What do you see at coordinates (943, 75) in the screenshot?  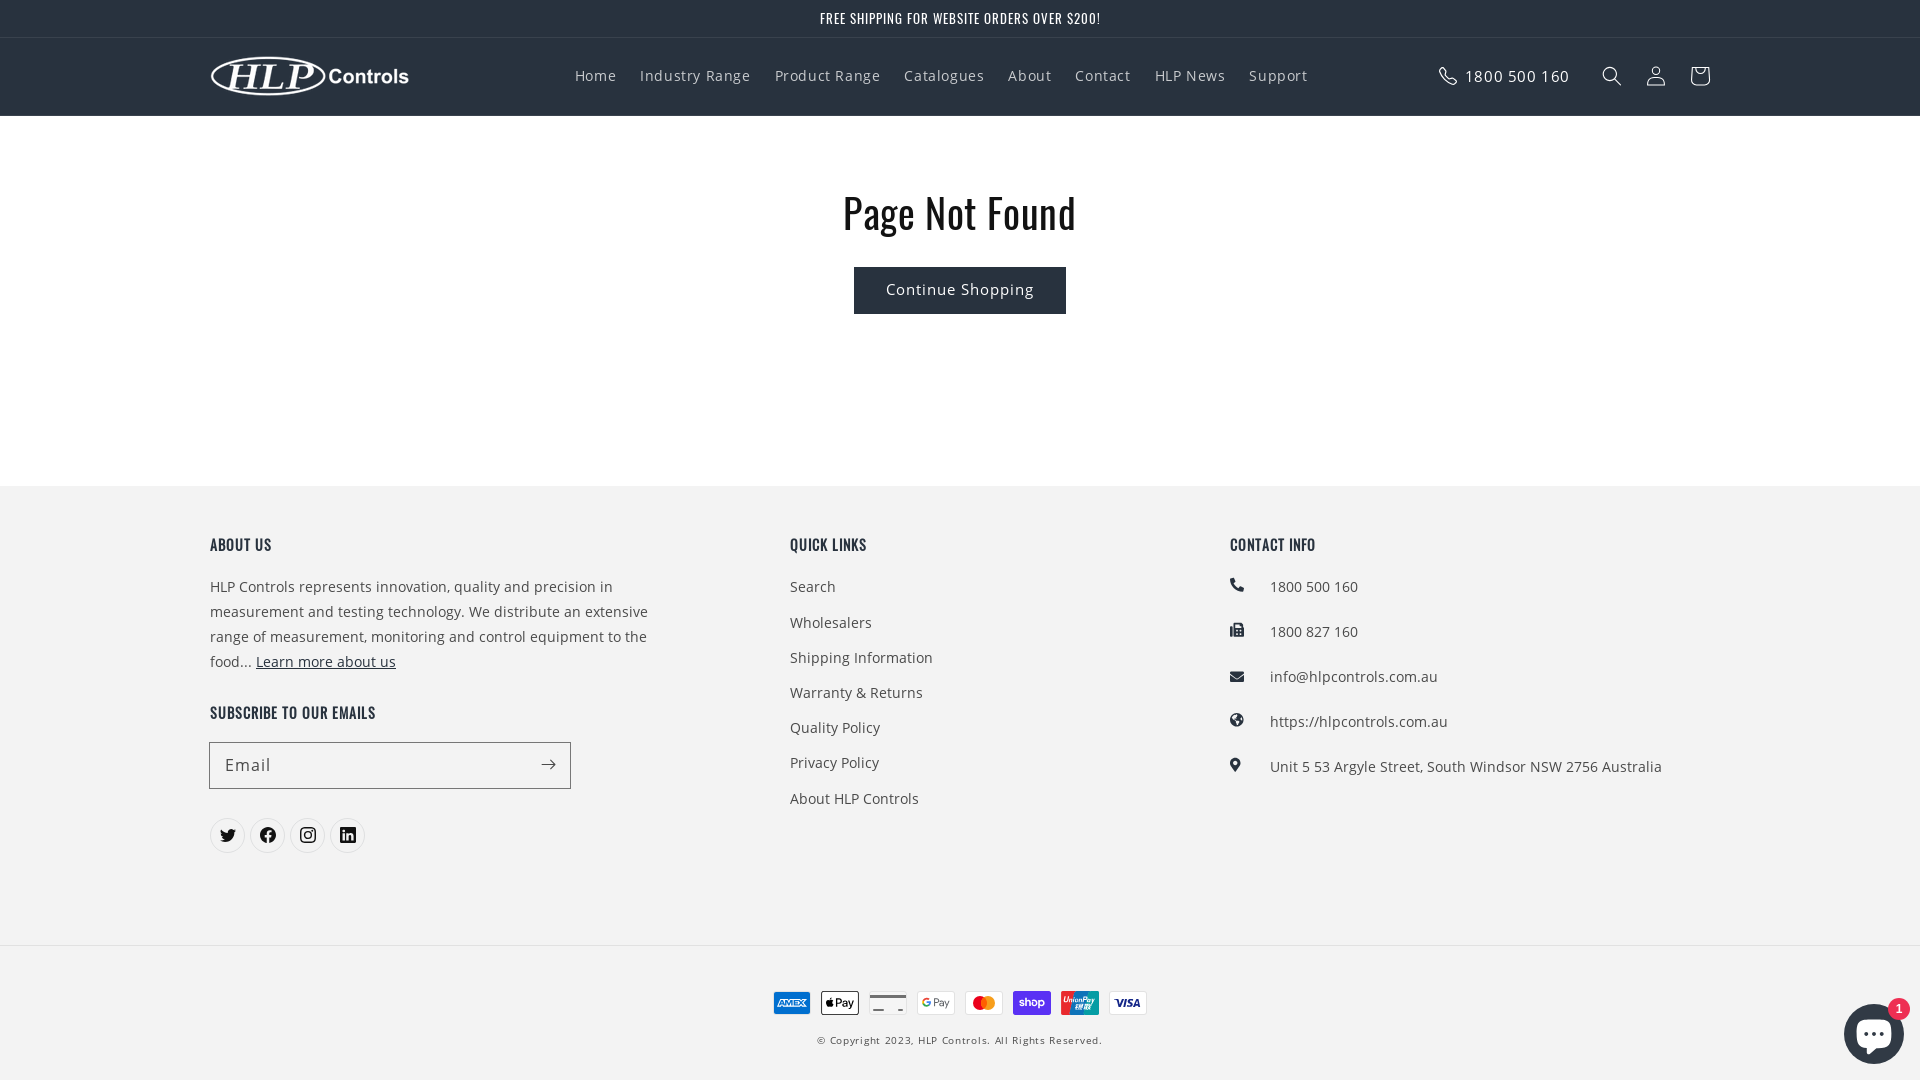 I see `'Catalogues'` at bounding box center [943, 75].